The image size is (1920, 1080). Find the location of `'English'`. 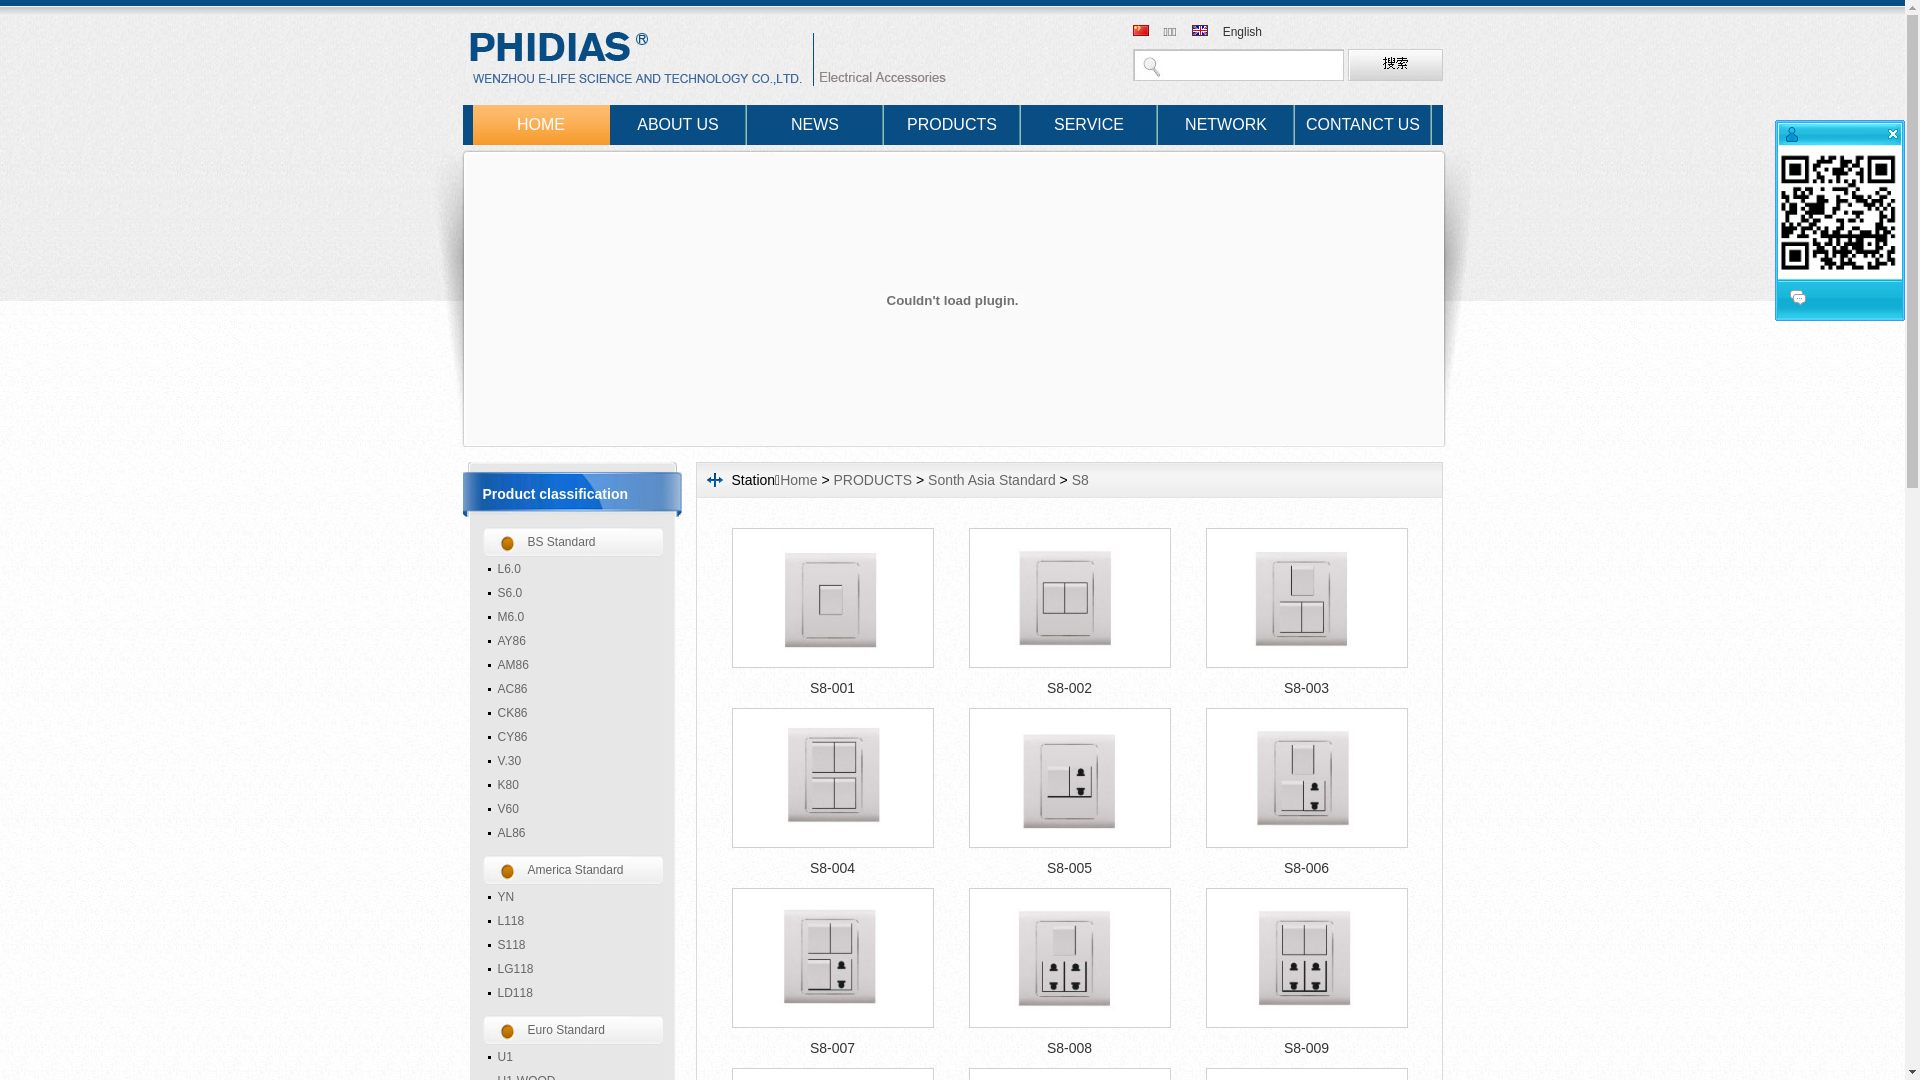

'English' is located at coordinates (1241, 31).